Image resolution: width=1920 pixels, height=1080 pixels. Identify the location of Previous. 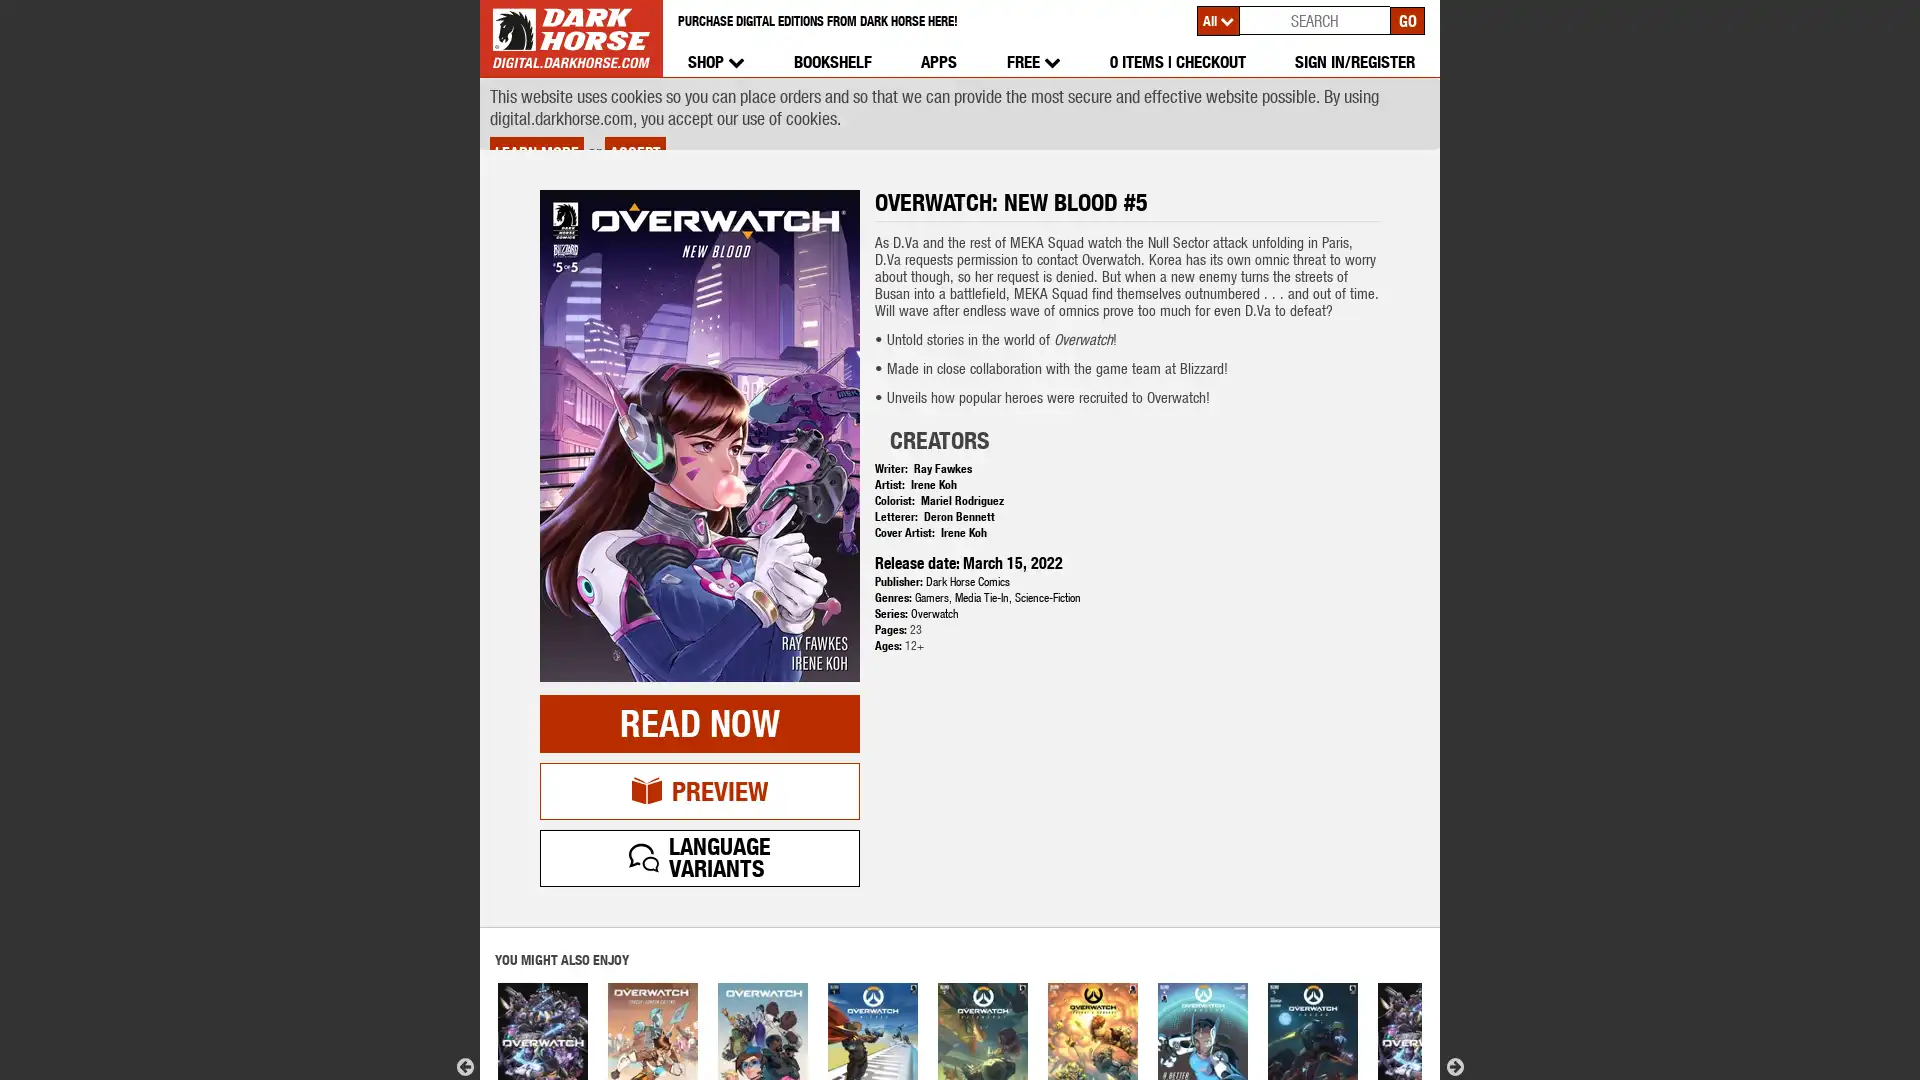
(464, 995).